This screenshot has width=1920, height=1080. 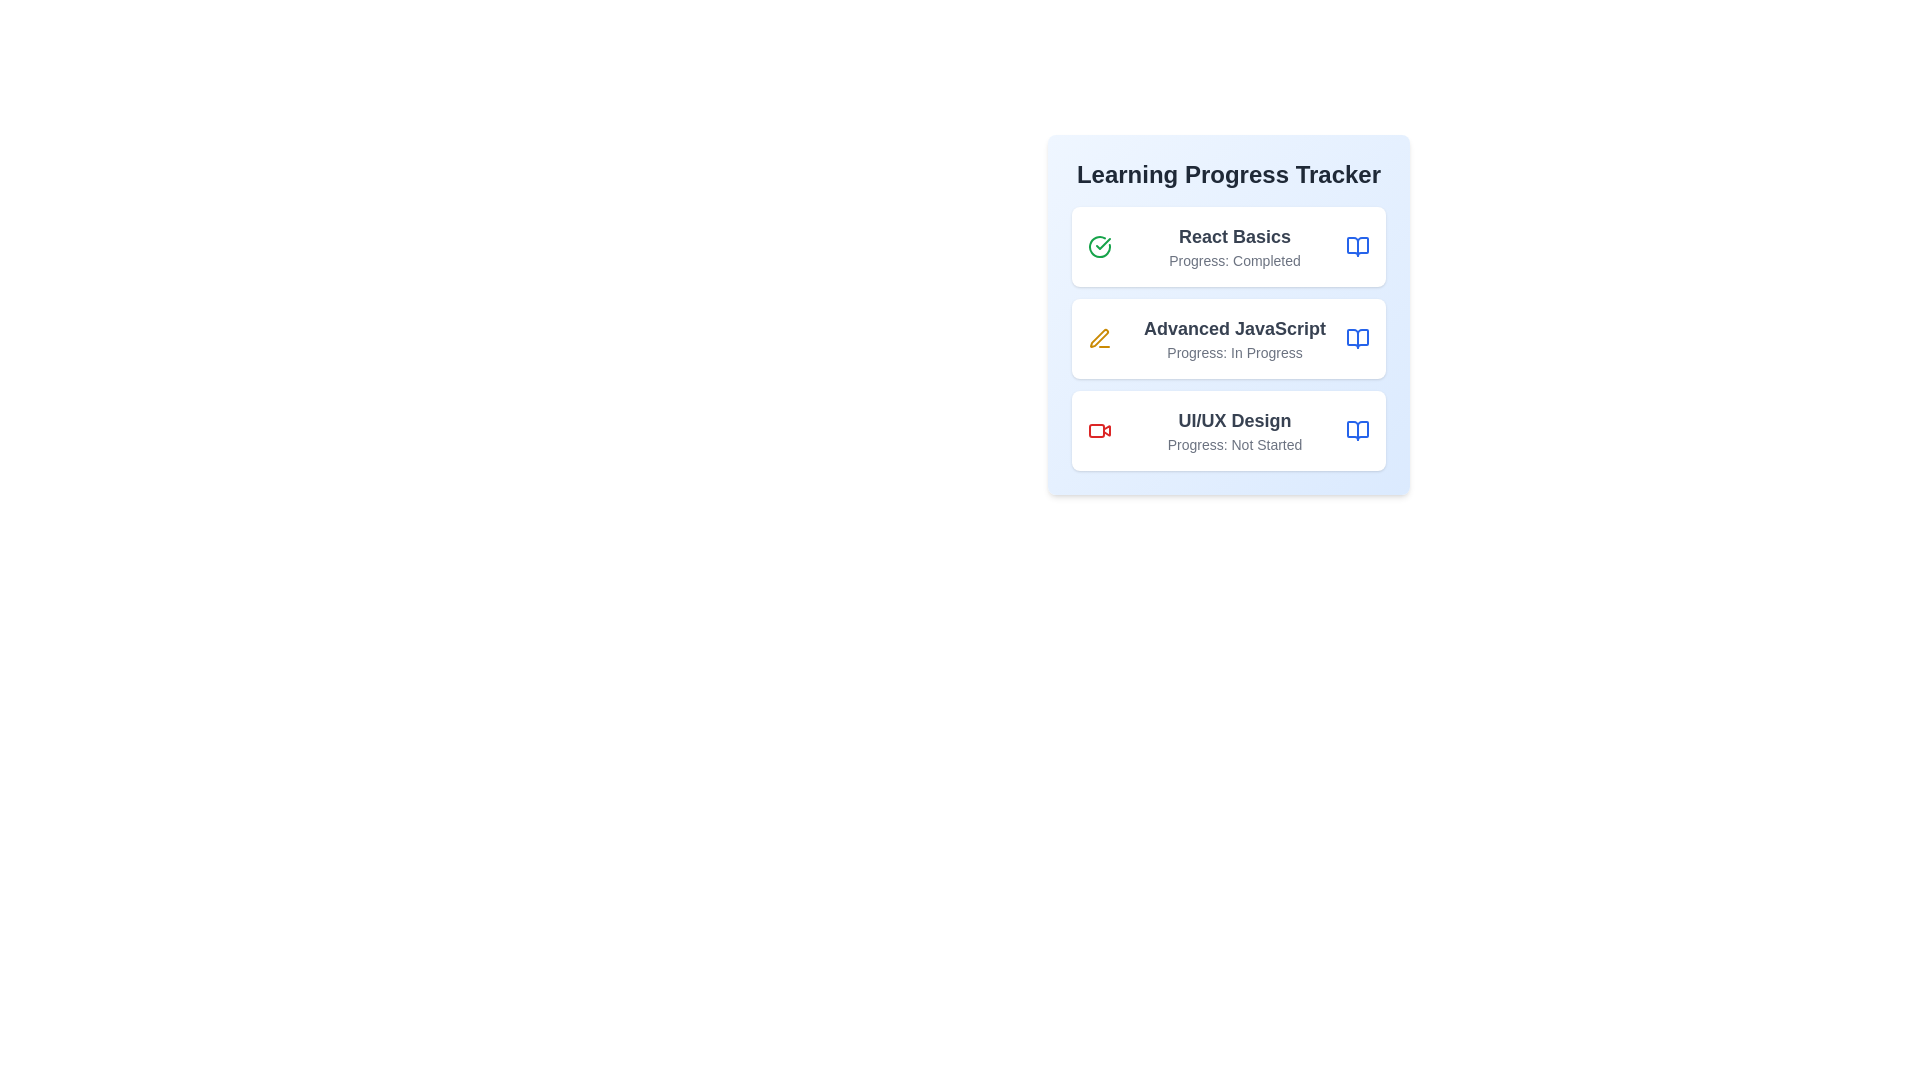 I want to click on the book icon for the course Advanced JavaScript to explore its resources, so click(x=1358, y=338).